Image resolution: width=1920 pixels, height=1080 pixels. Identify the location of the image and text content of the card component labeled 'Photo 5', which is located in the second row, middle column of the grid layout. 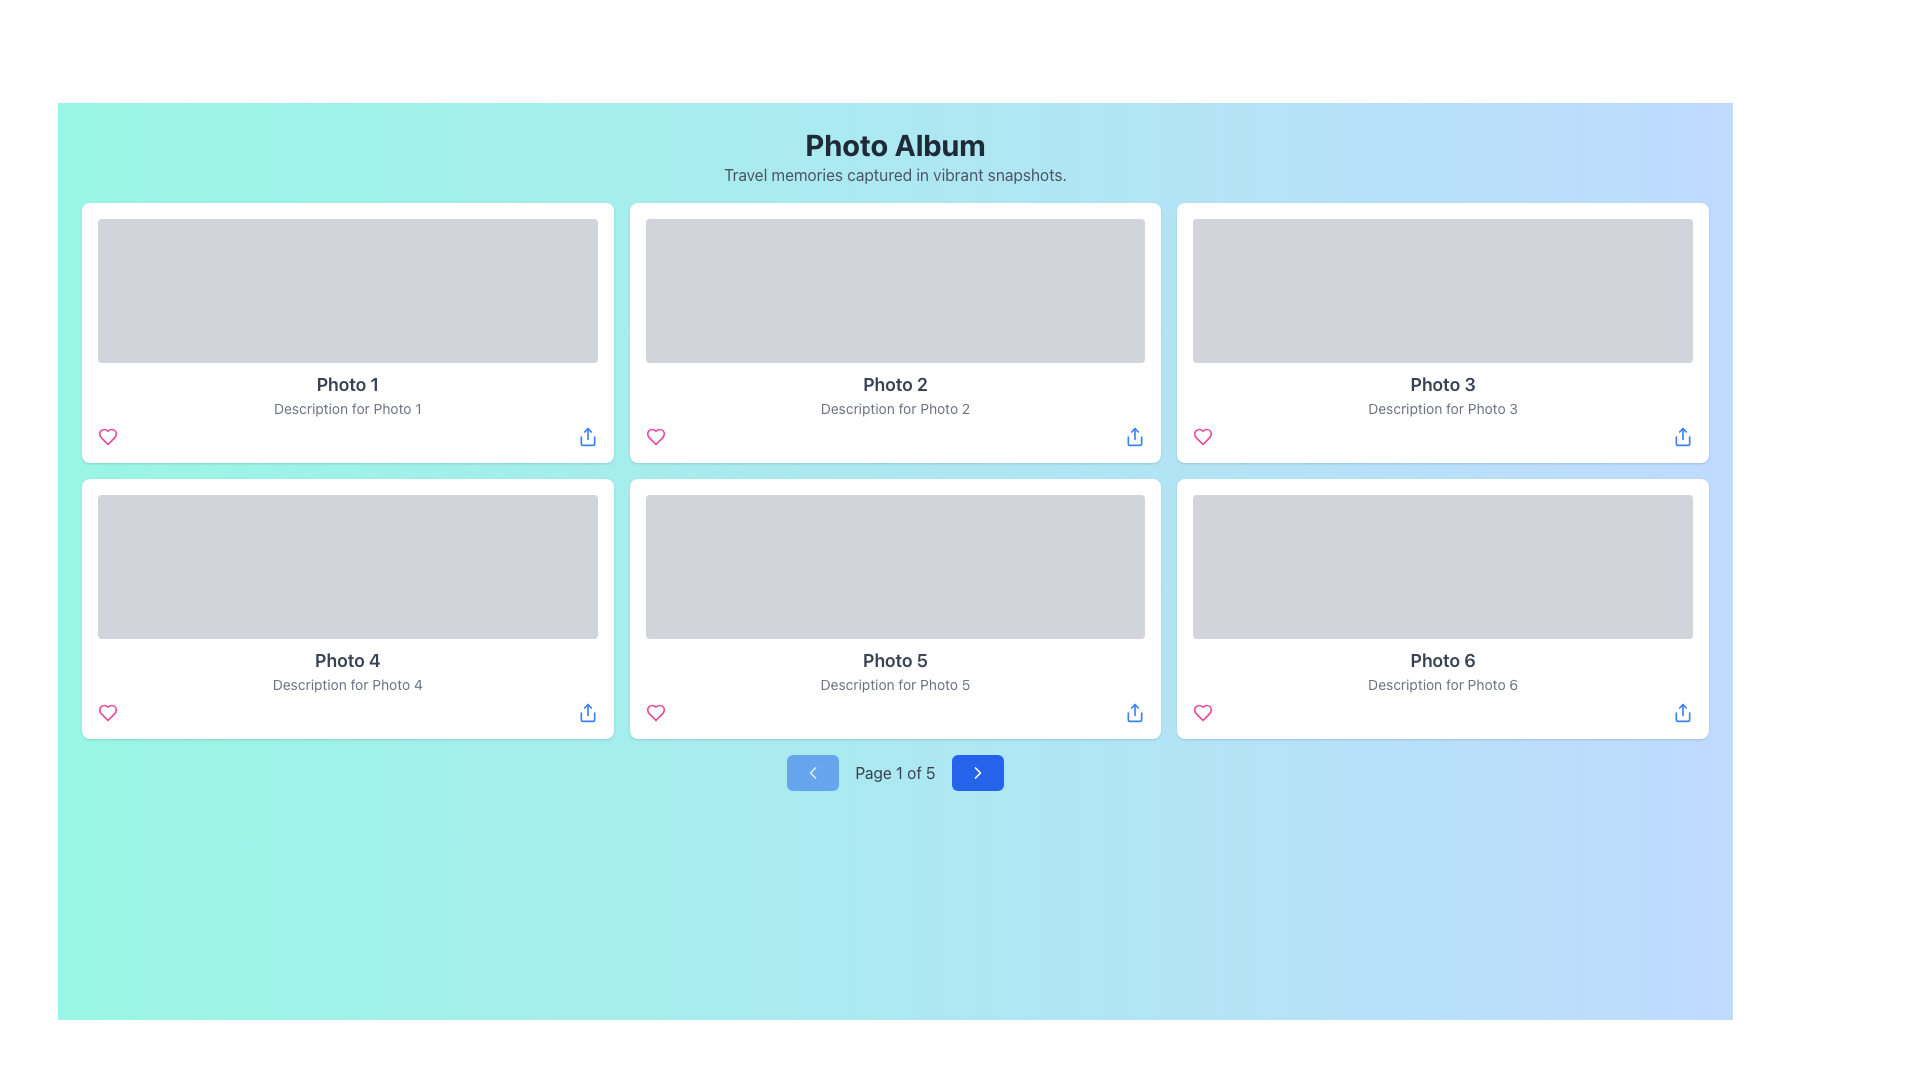
(894, 608).